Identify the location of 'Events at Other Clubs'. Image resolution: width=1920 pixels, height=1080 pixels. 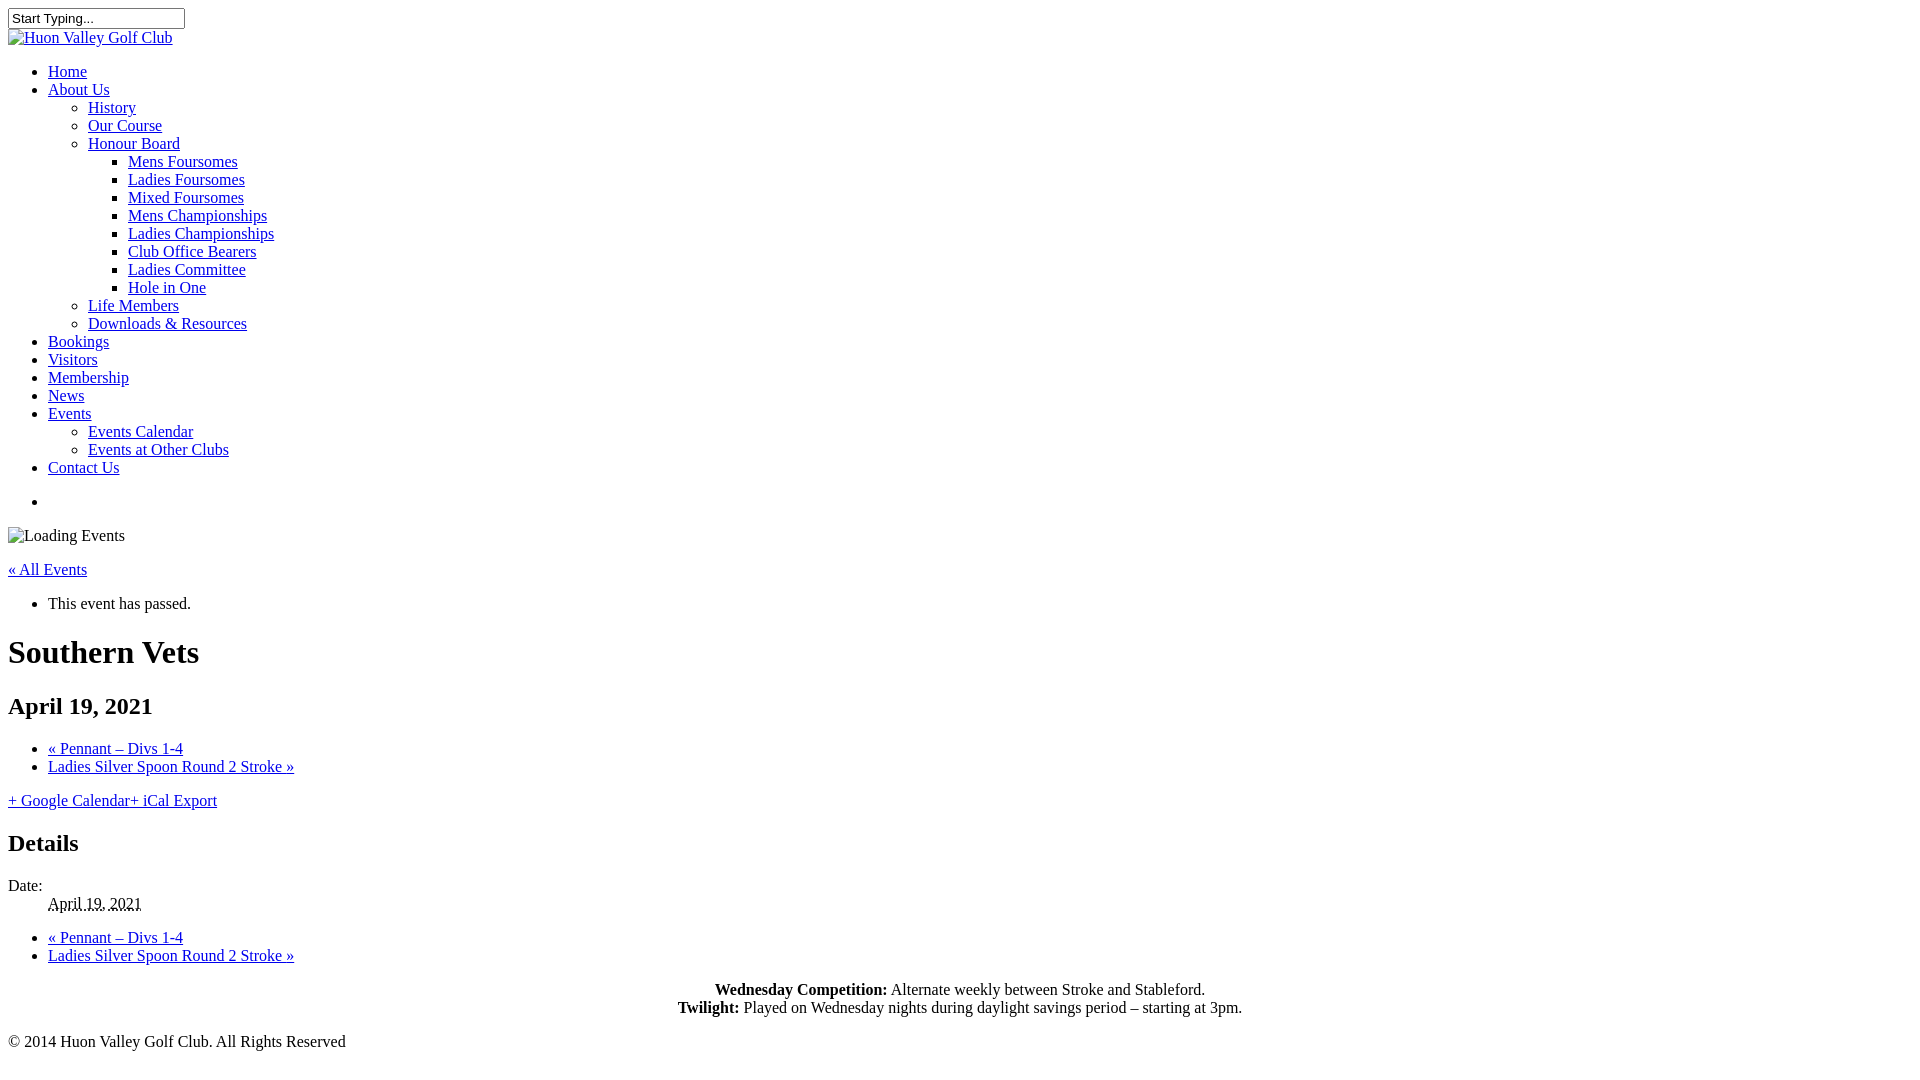
(157, 448).